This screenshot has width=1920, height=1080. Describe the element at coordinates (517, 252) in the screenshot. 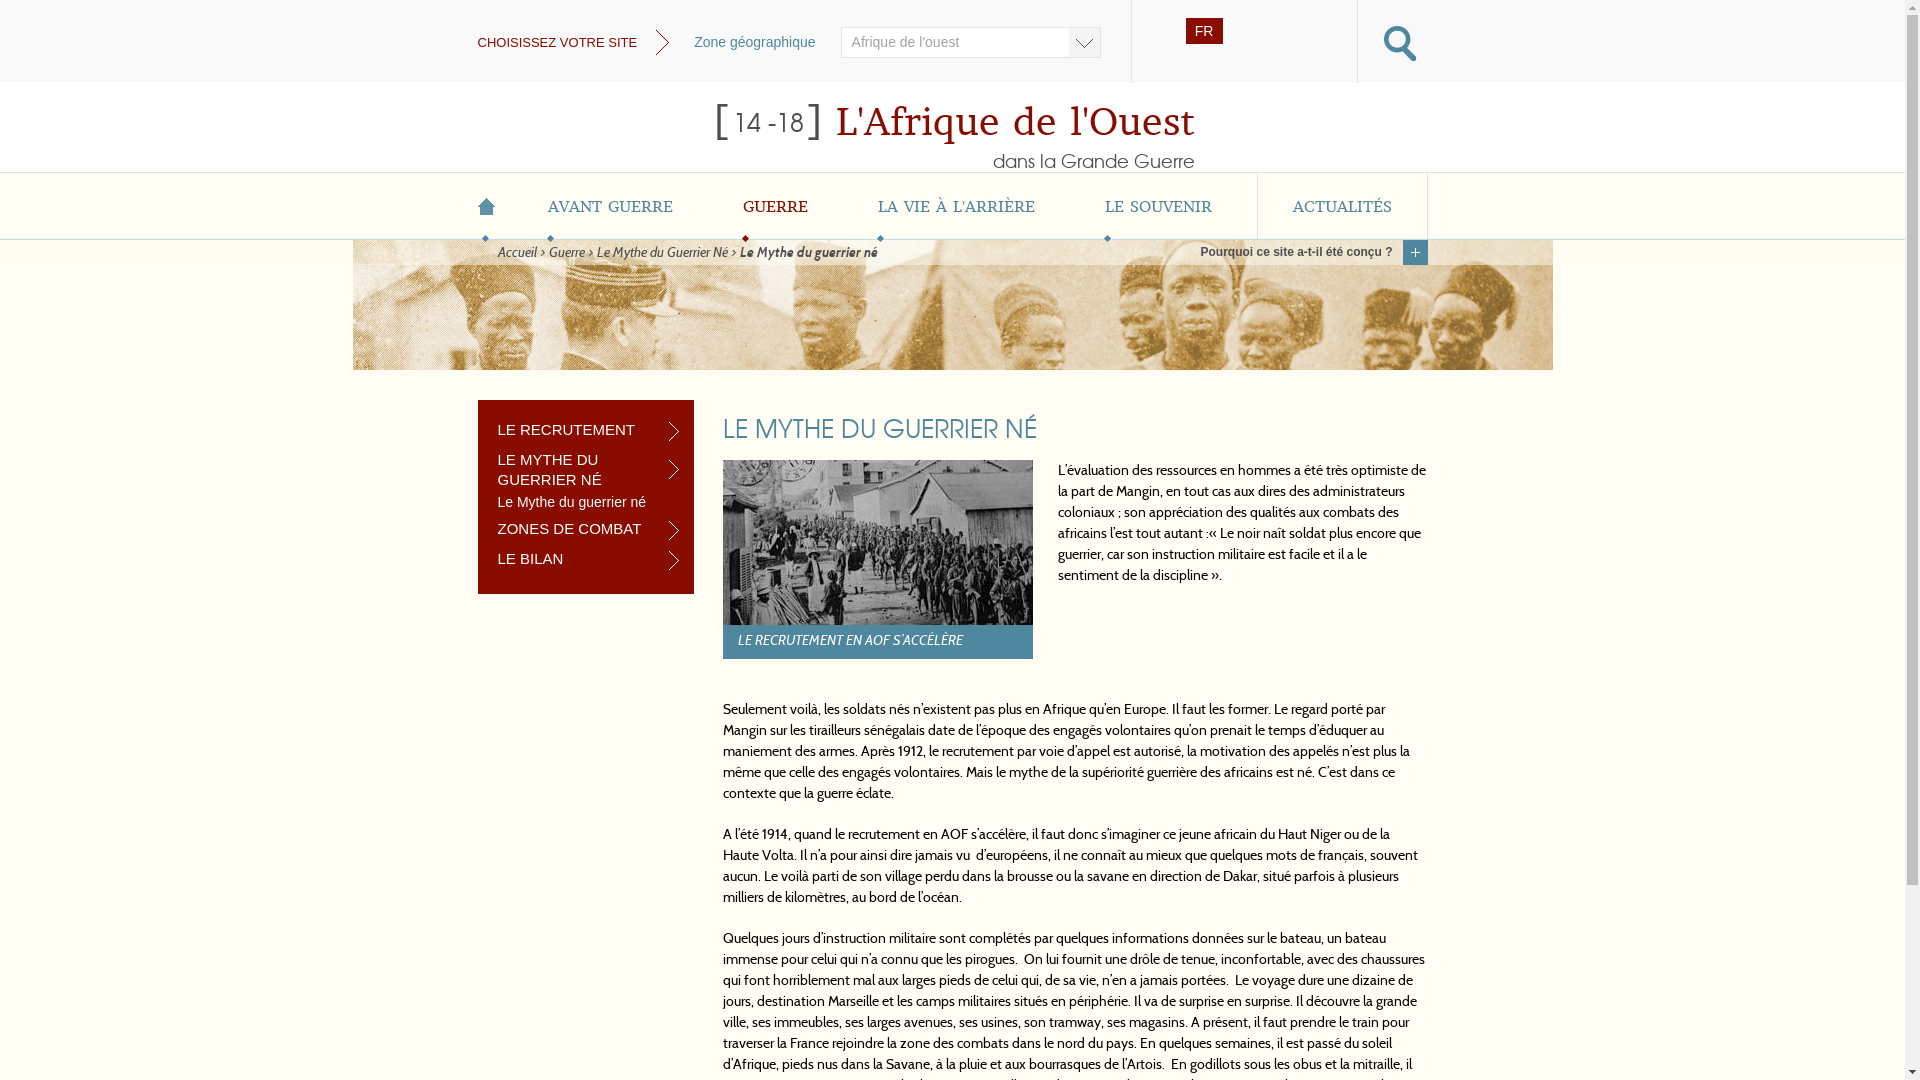

I see `'Accueil'` at that location.